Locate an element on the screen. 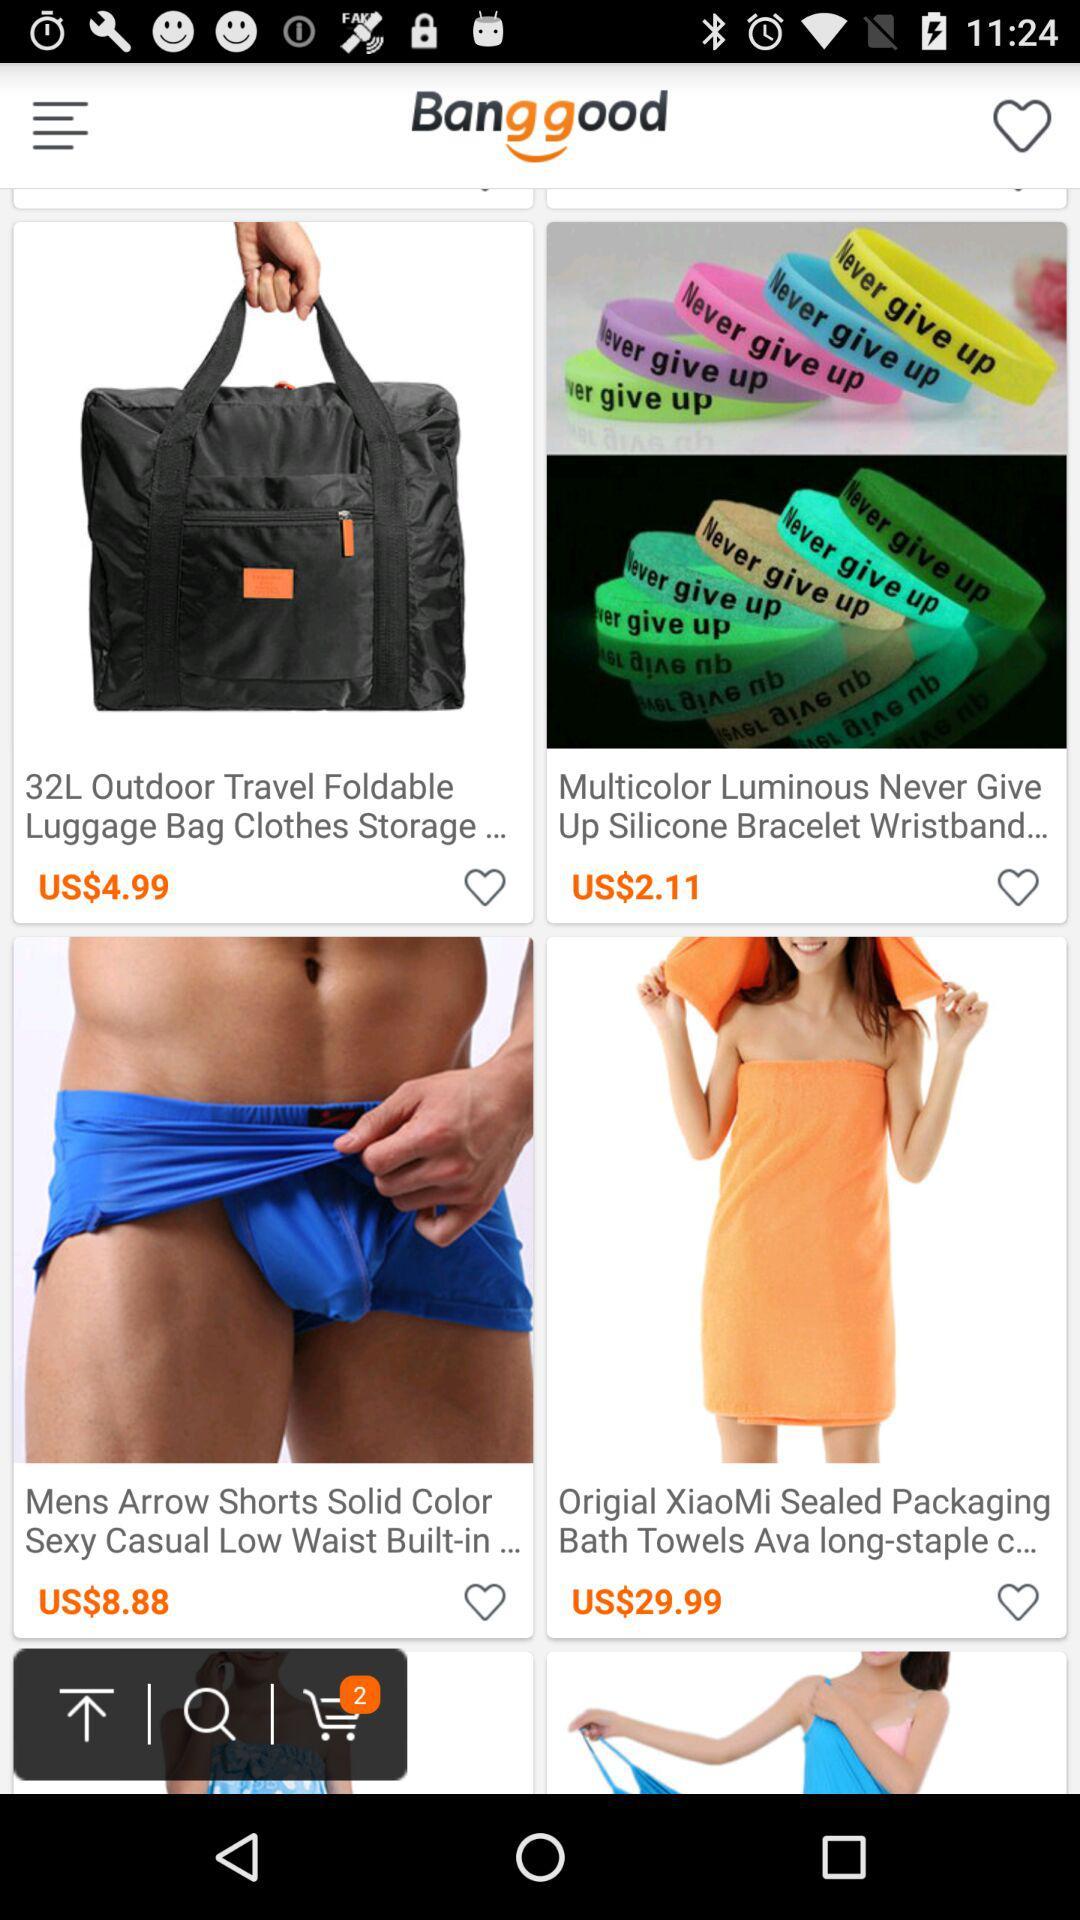 This screenshot has width=1080, height=1920. wish list is located at coordinates (1018, 885).